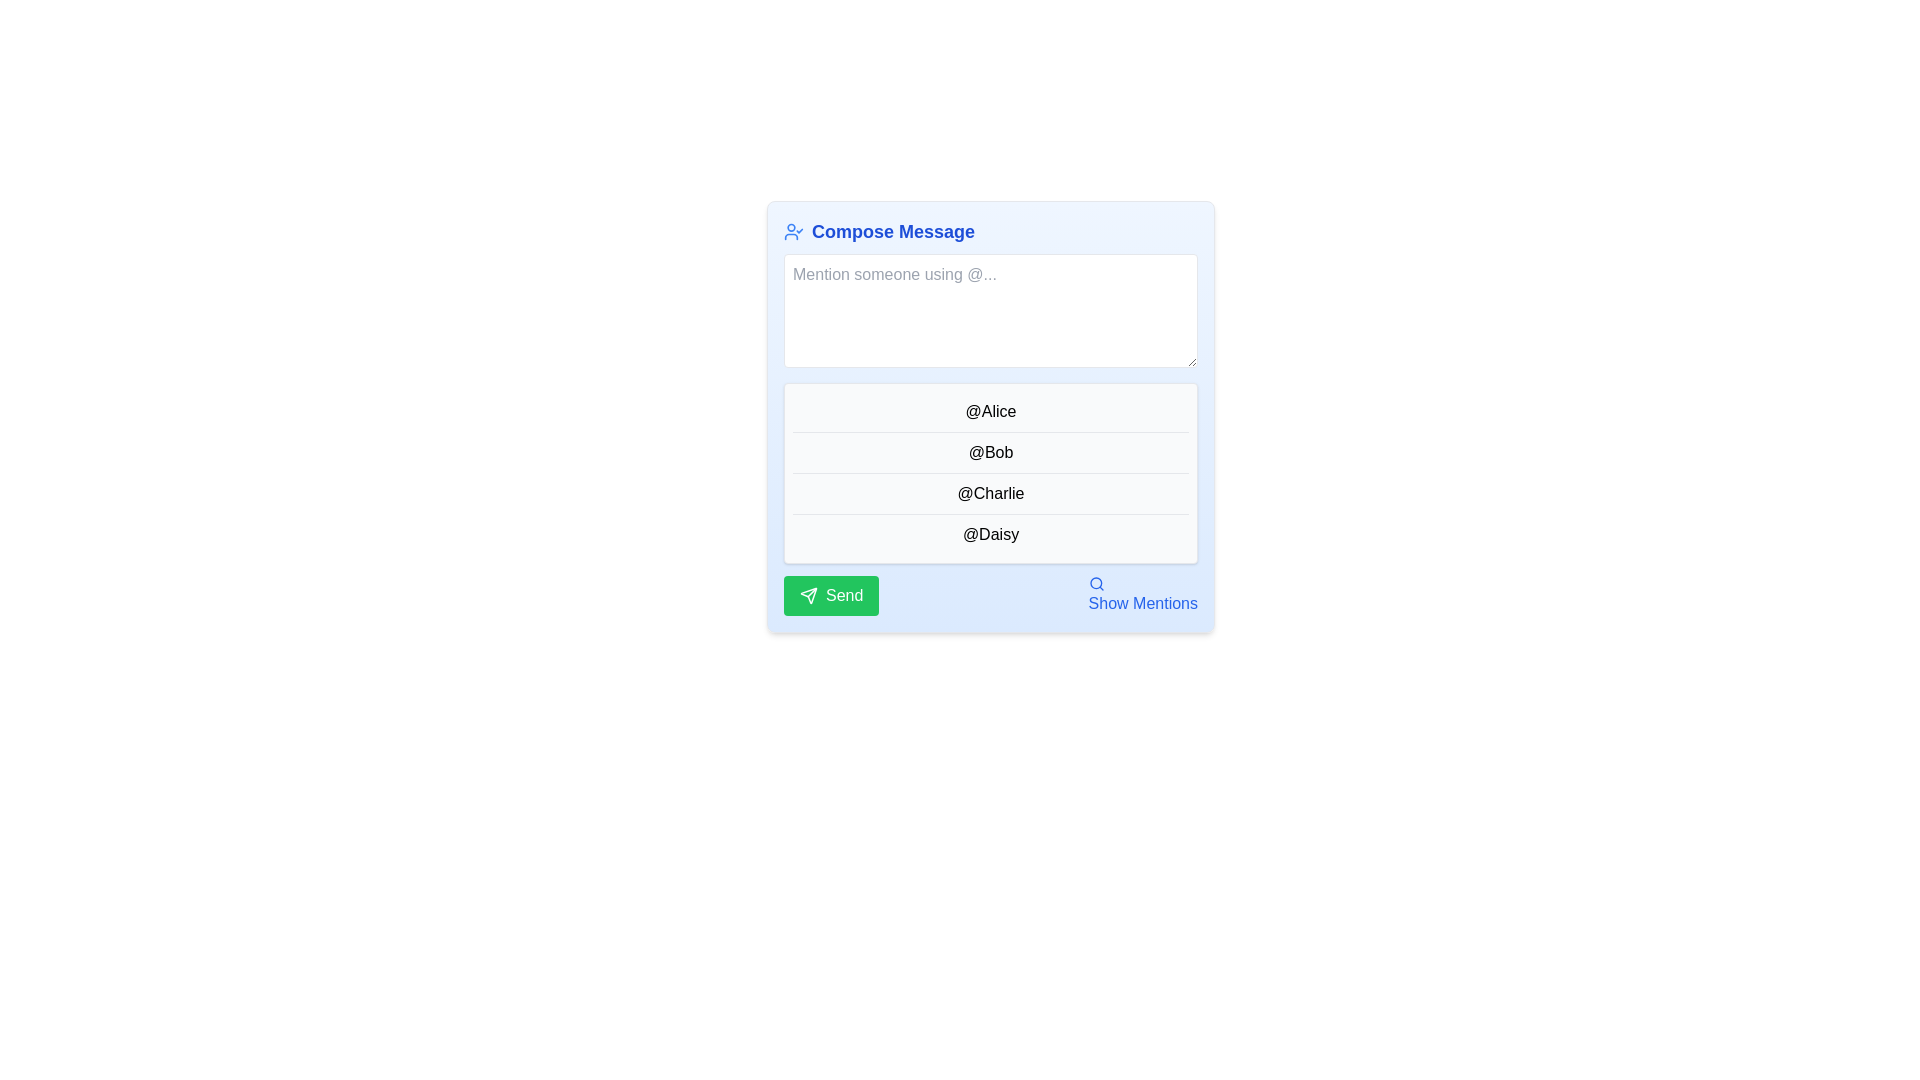  Describe the element at coordinates (1095, 583) in the screenshot. I see `the icon located to the left of the 'Show Mentions' text at the bottom-right corner of the interface` at that location.